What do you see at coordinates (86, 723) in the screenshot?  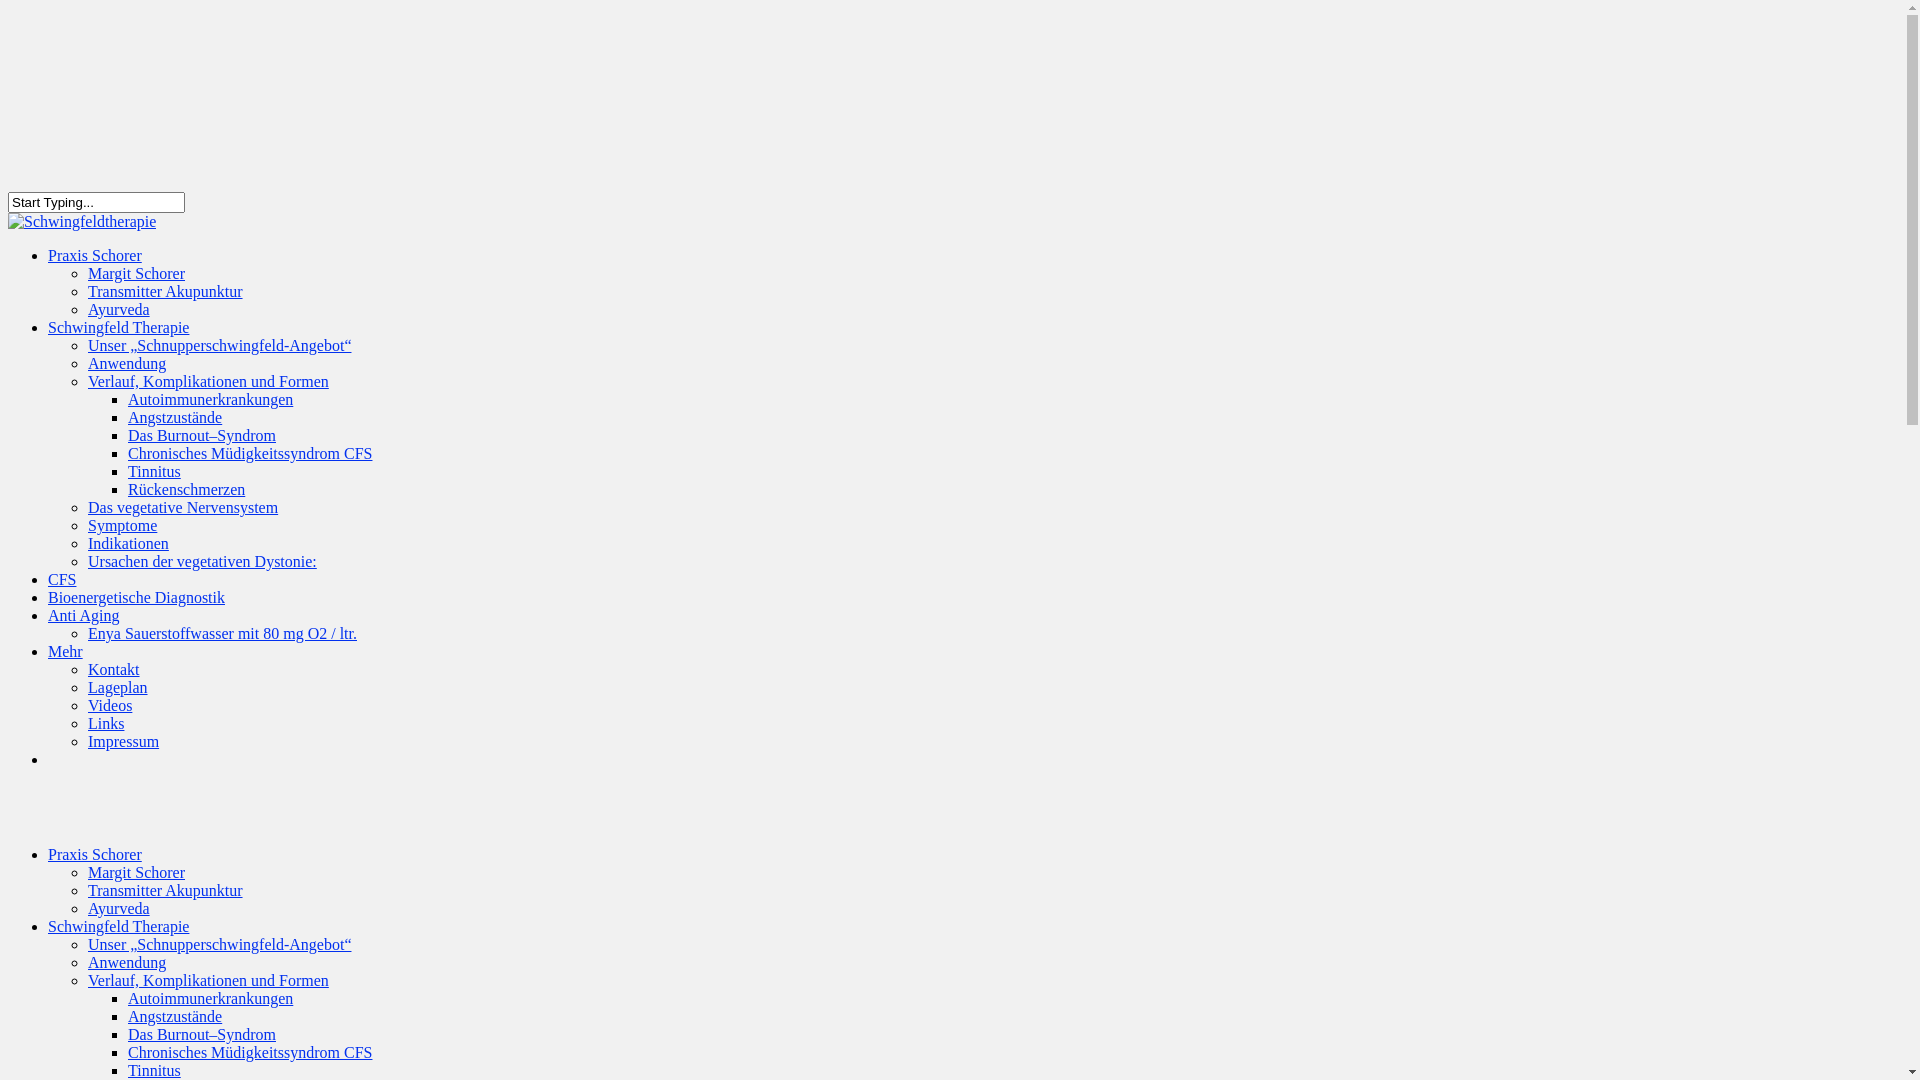 I see `'Links'` at bounding box center [86, 723].